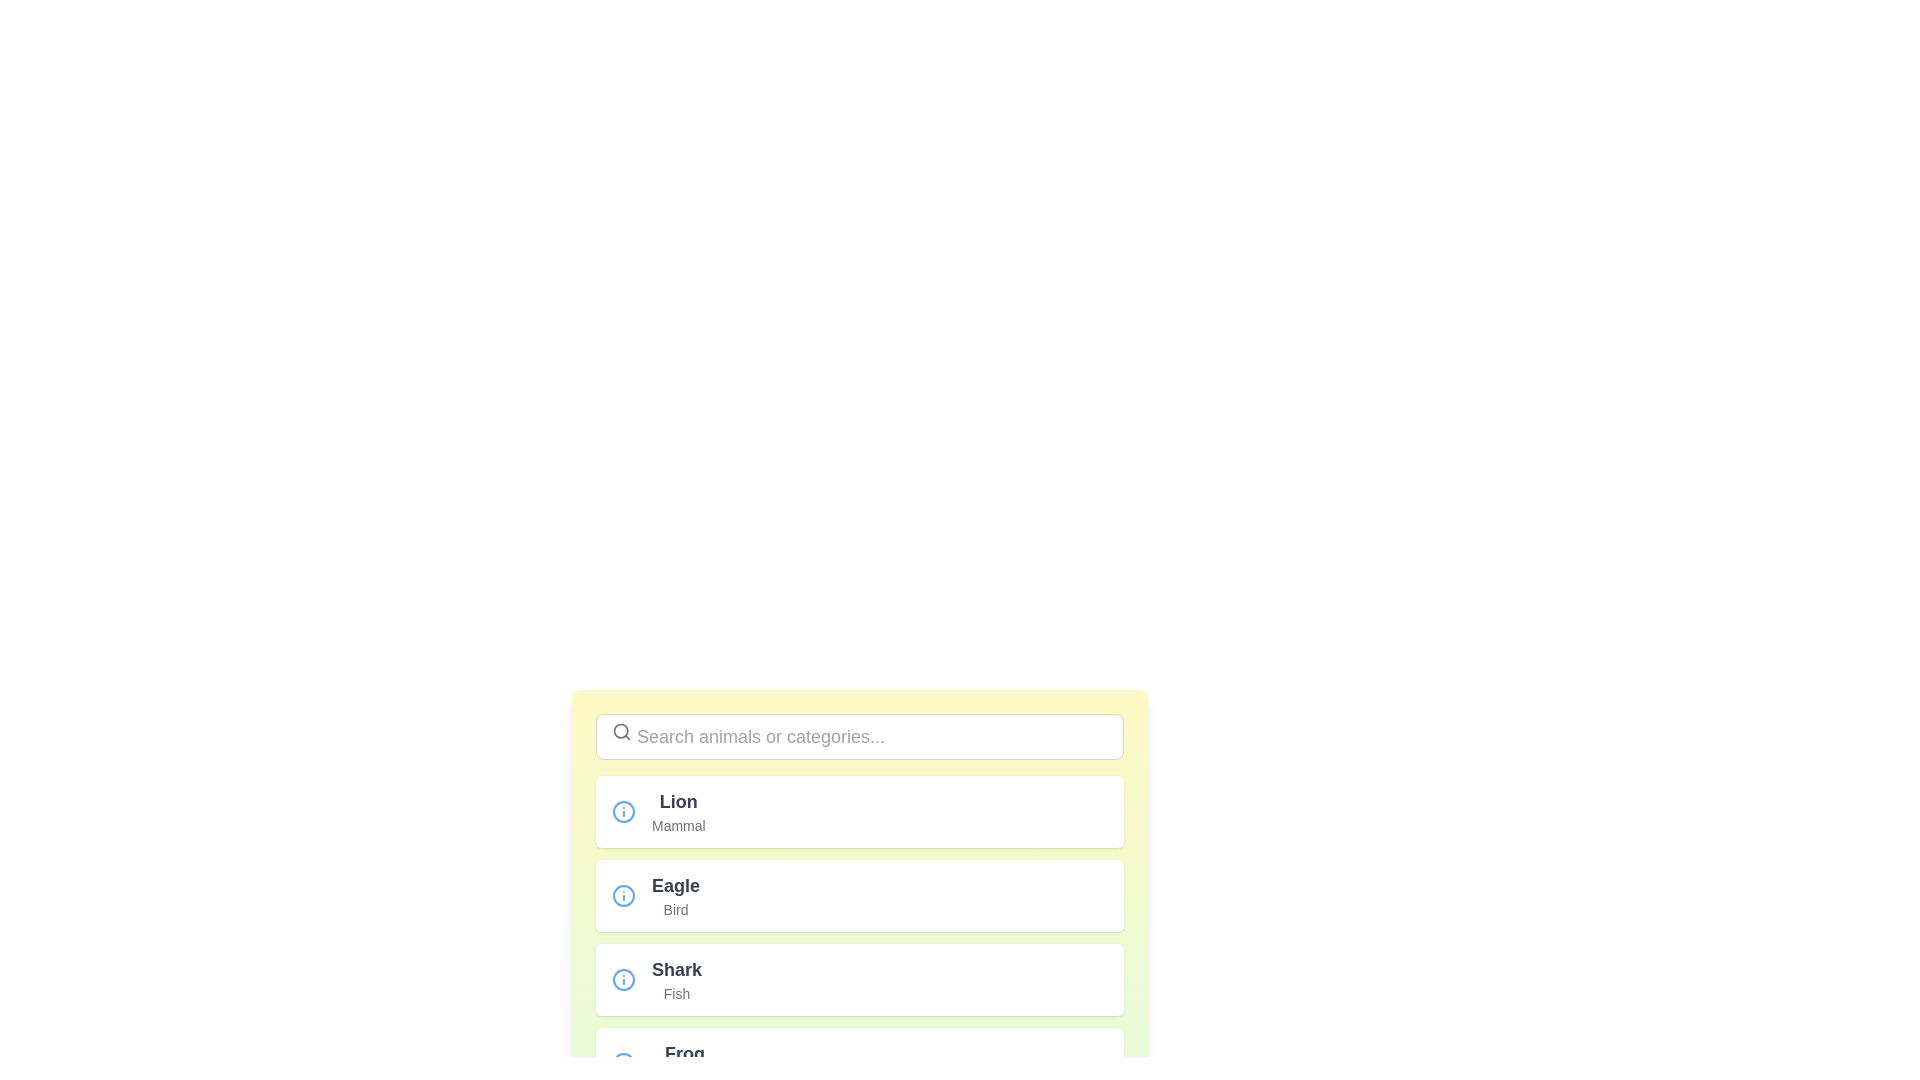  What do you see at coordinates (676, 885) in the screenshot?
I see `text content of the label displaying the name 'Eagle', which is positioned in the second row of a vertically stacked list, above 'Bird' and below 'Lion'` at bounding box center [676, 885].